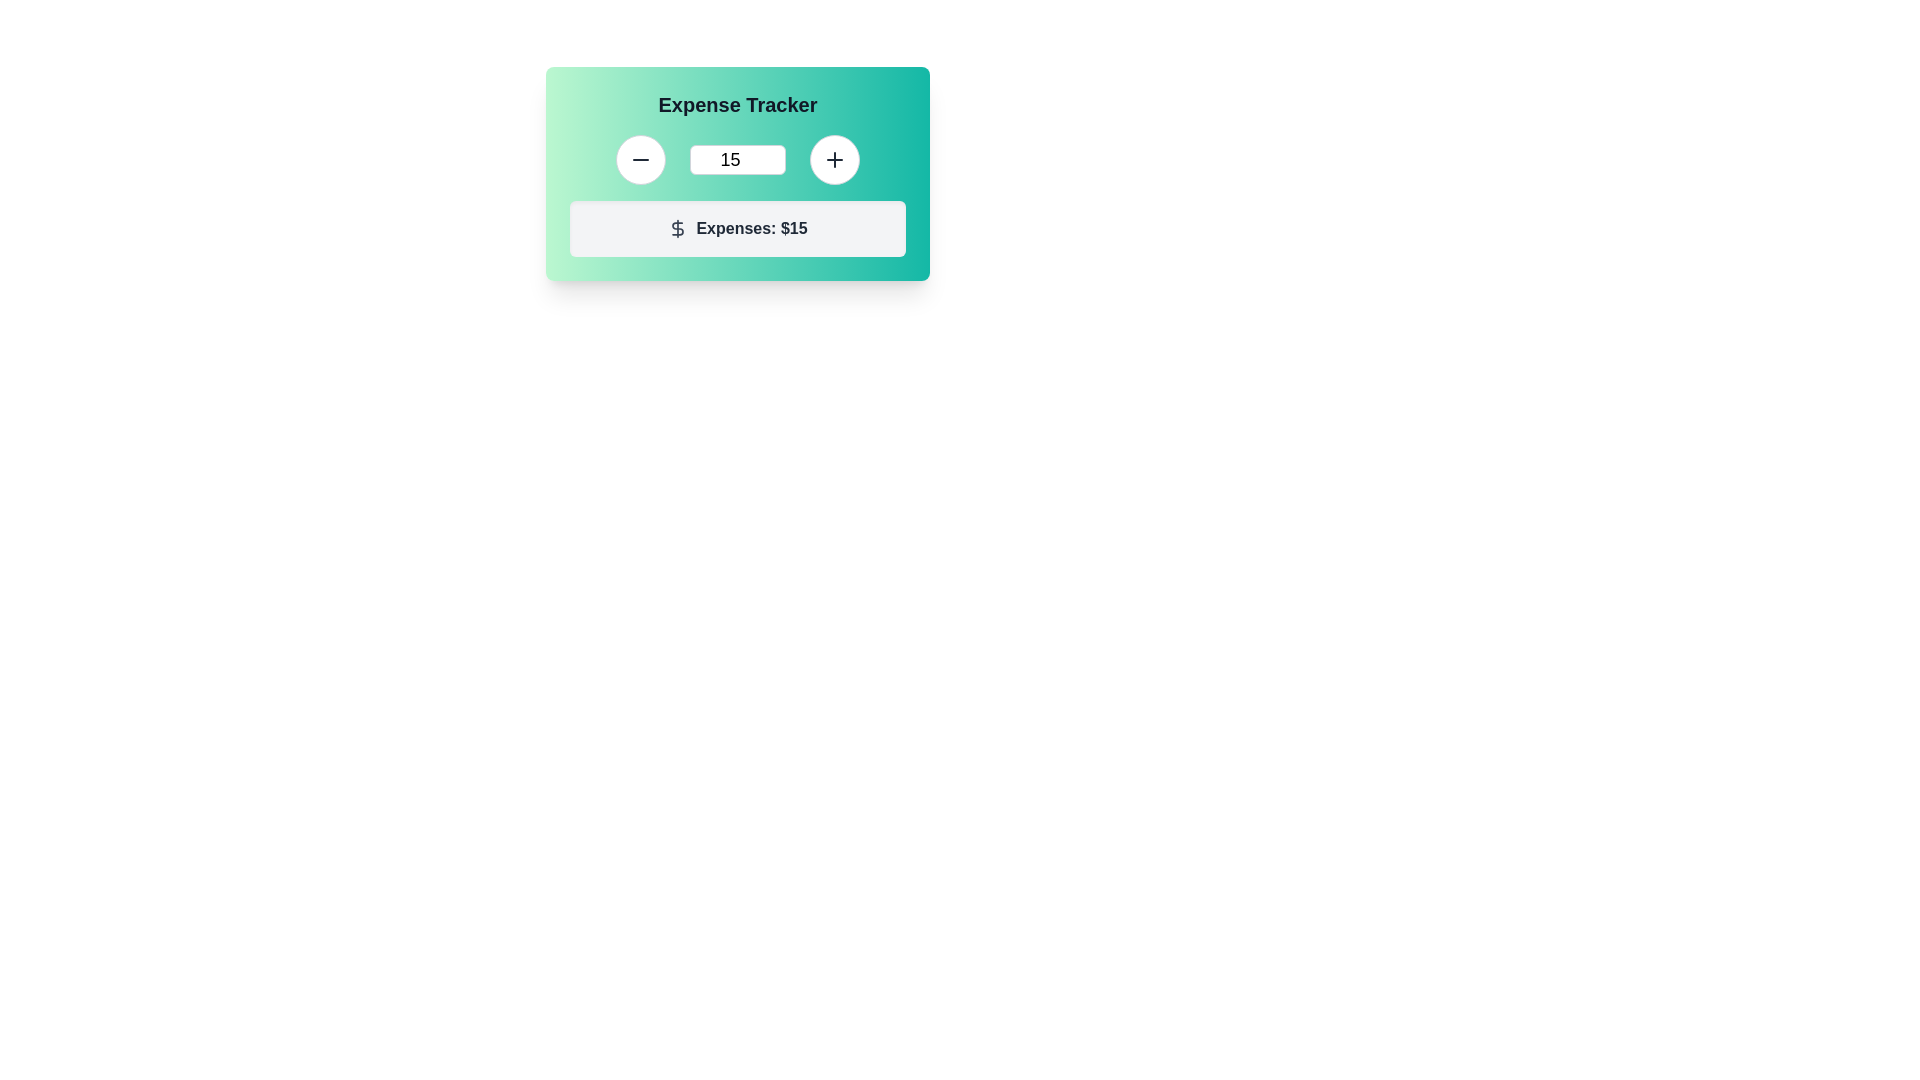 Image resolution: width=1920 pixels, height=1080 pixels. Describe the element at coordinates (835, 158) in the screenshot. I see `the increment button graphic icon located at the top-right corner of the widget` at that location.